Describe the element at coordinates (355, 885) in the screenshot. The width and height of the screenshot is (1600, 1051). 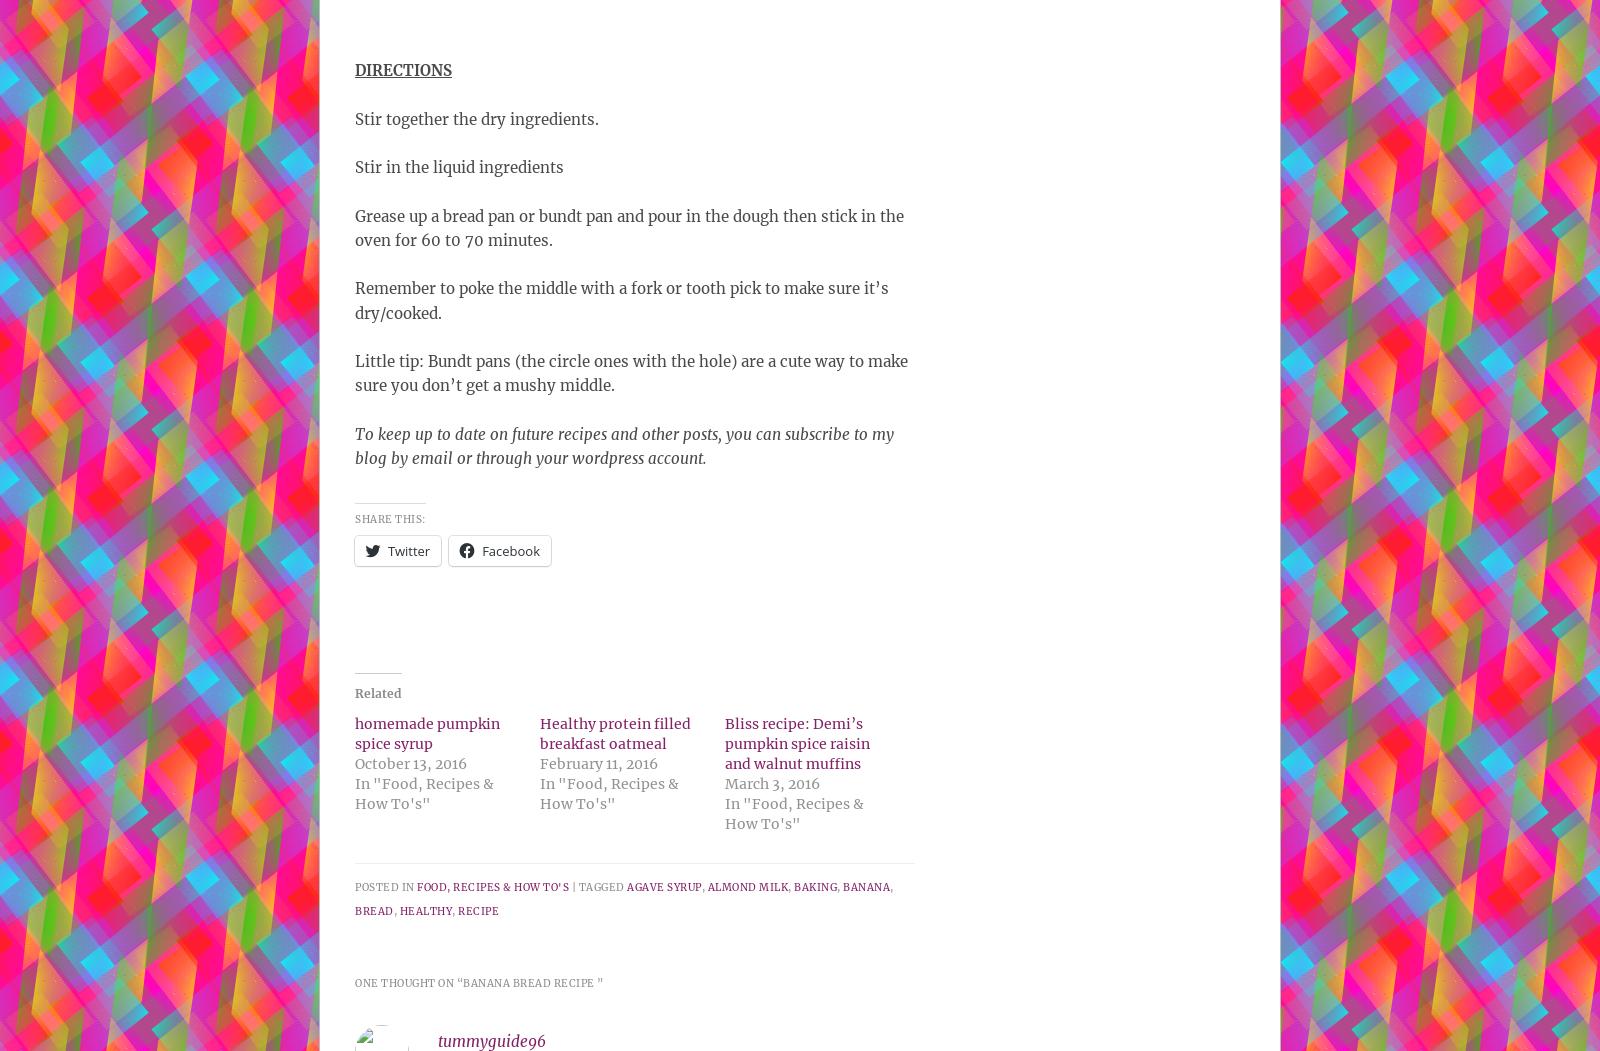
I see `'Posted in'` at that location.